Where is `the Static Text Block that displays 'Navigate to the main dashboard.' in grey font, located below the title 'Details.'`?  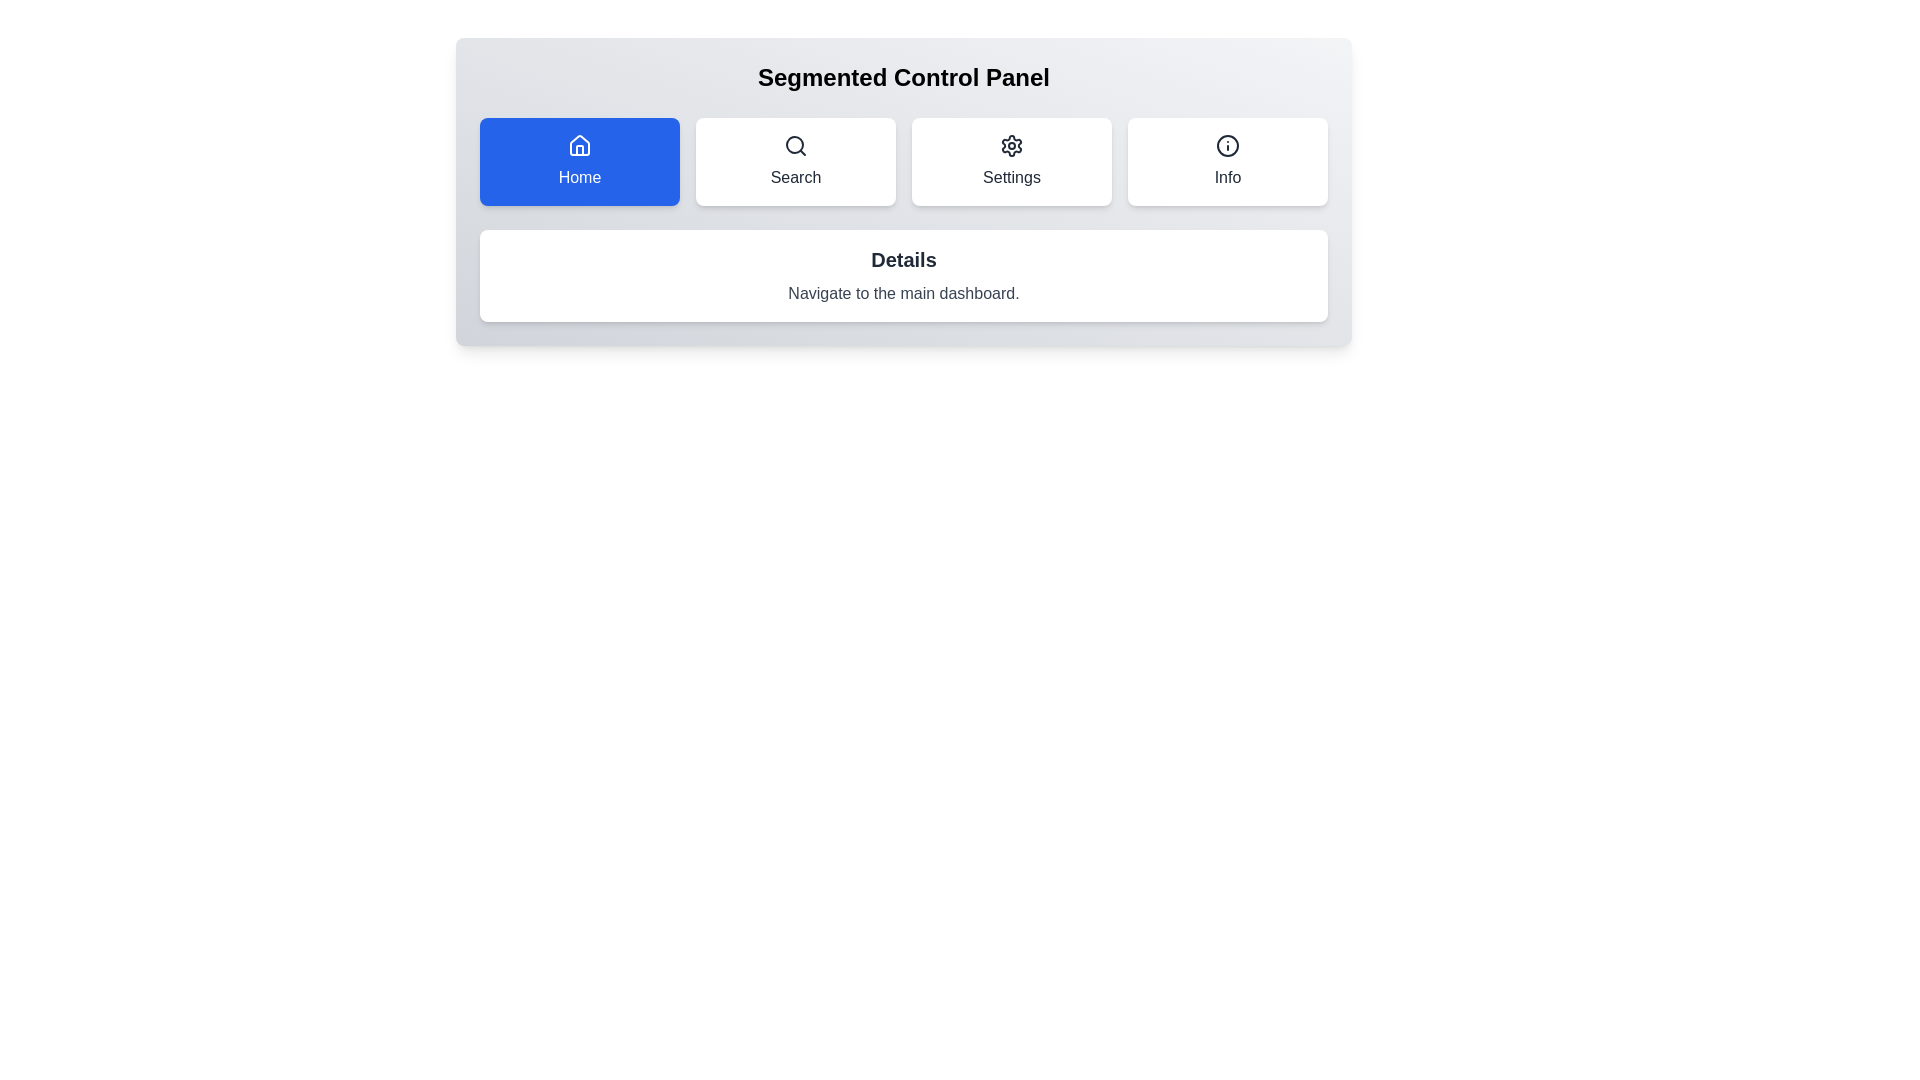
the Static Text Block that displays 'Navigate to the main dashboard.' in grey font, located below the title 'Details.' is located at coordinates (902, 293).